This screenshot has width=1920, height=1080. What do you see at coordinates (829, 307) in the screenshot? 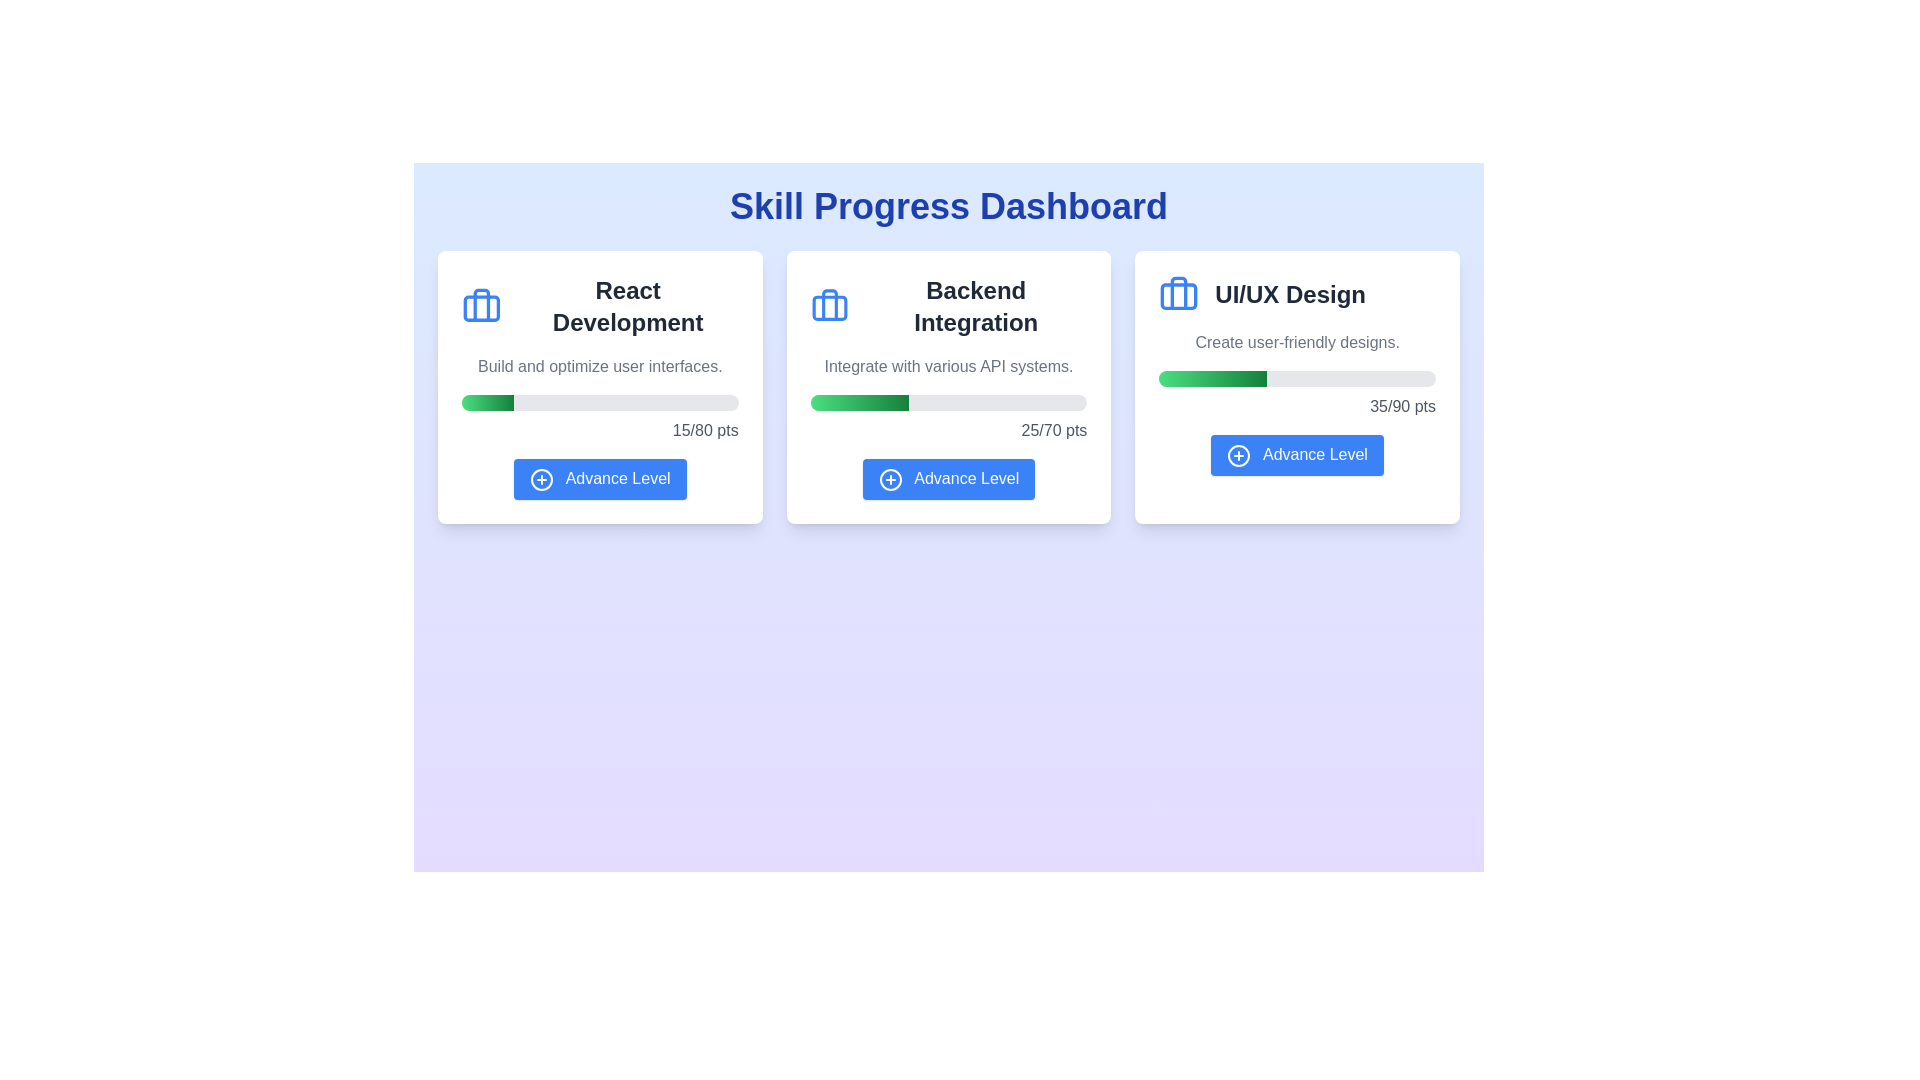
I see `the 'Backend Integration' icon located at the top-left corner of its card, which serves as a visual indicator for intuitive navigation` at bounding box center [829, 307].